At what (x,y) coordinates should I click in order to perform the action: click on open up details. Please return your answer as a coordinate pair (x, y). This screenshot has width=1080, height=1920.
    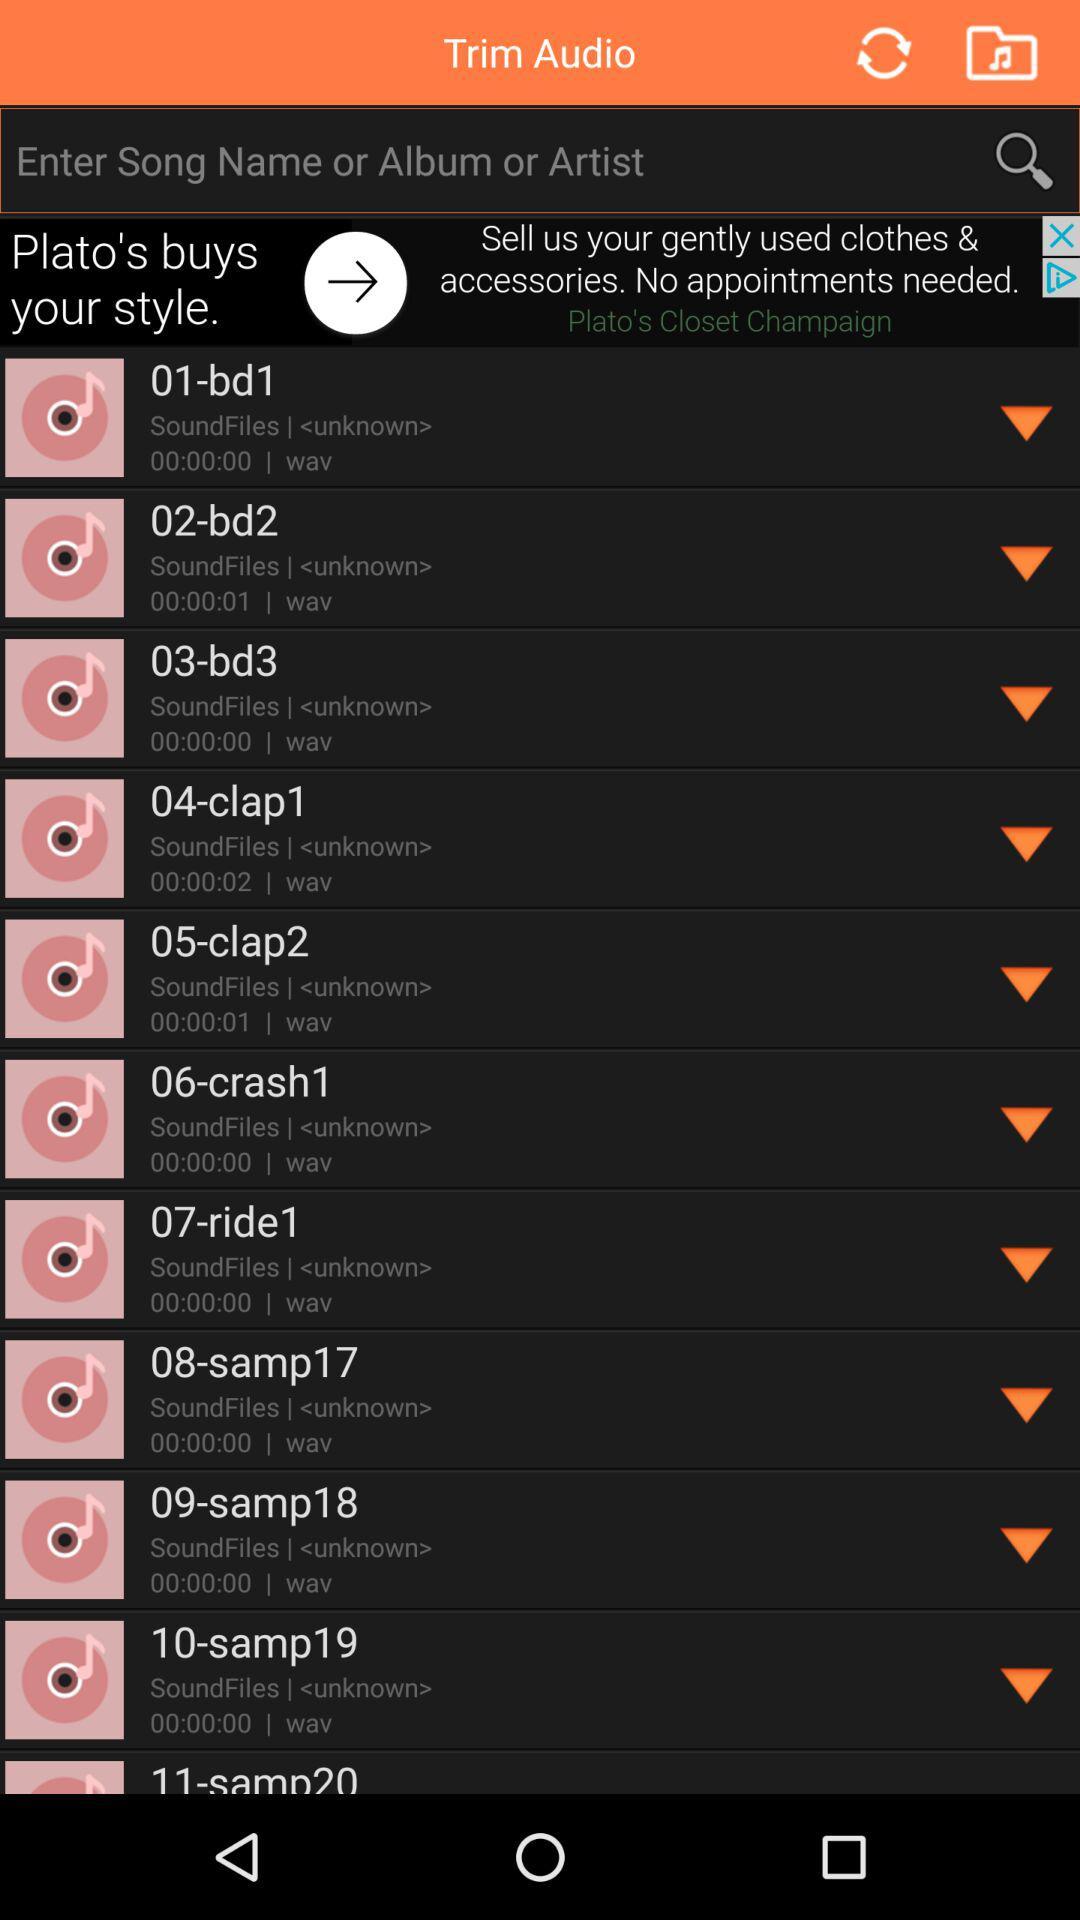
    Looking at the image, I should click on (1027, 1118).